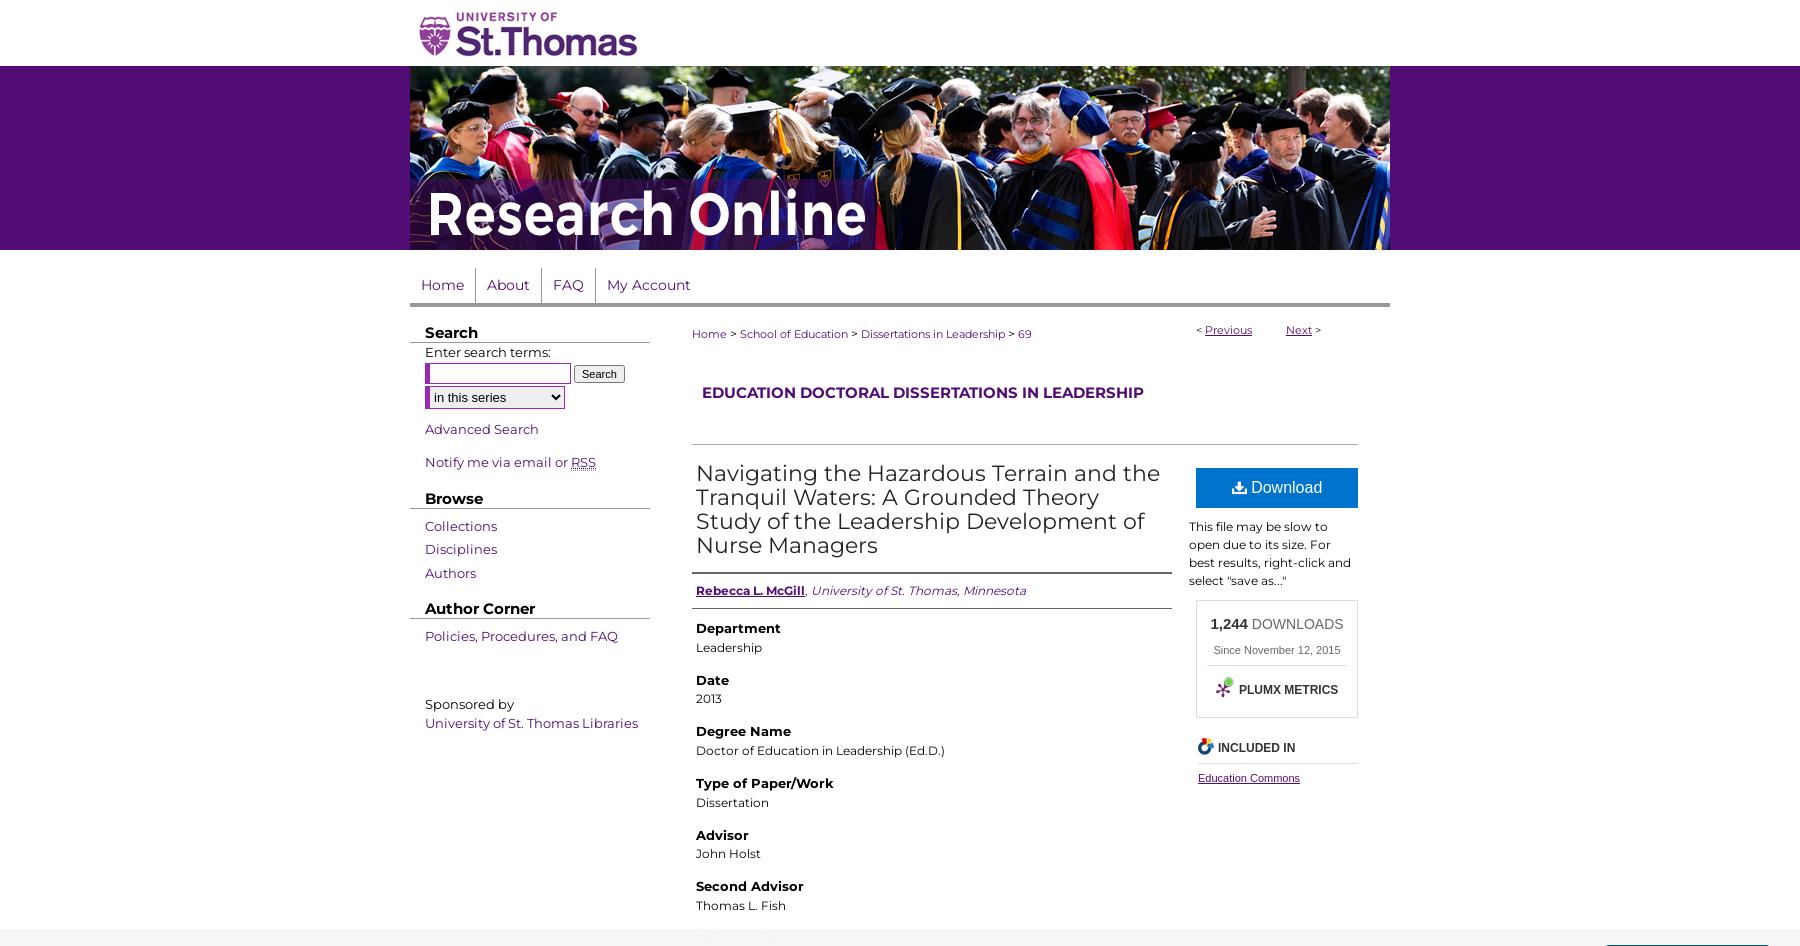 This screenshot has height=946, width=1800. What do you see at coordinates (468, 704) in the screenshot?
I see `'Sponsored by'` at bounding box center [468, 704].